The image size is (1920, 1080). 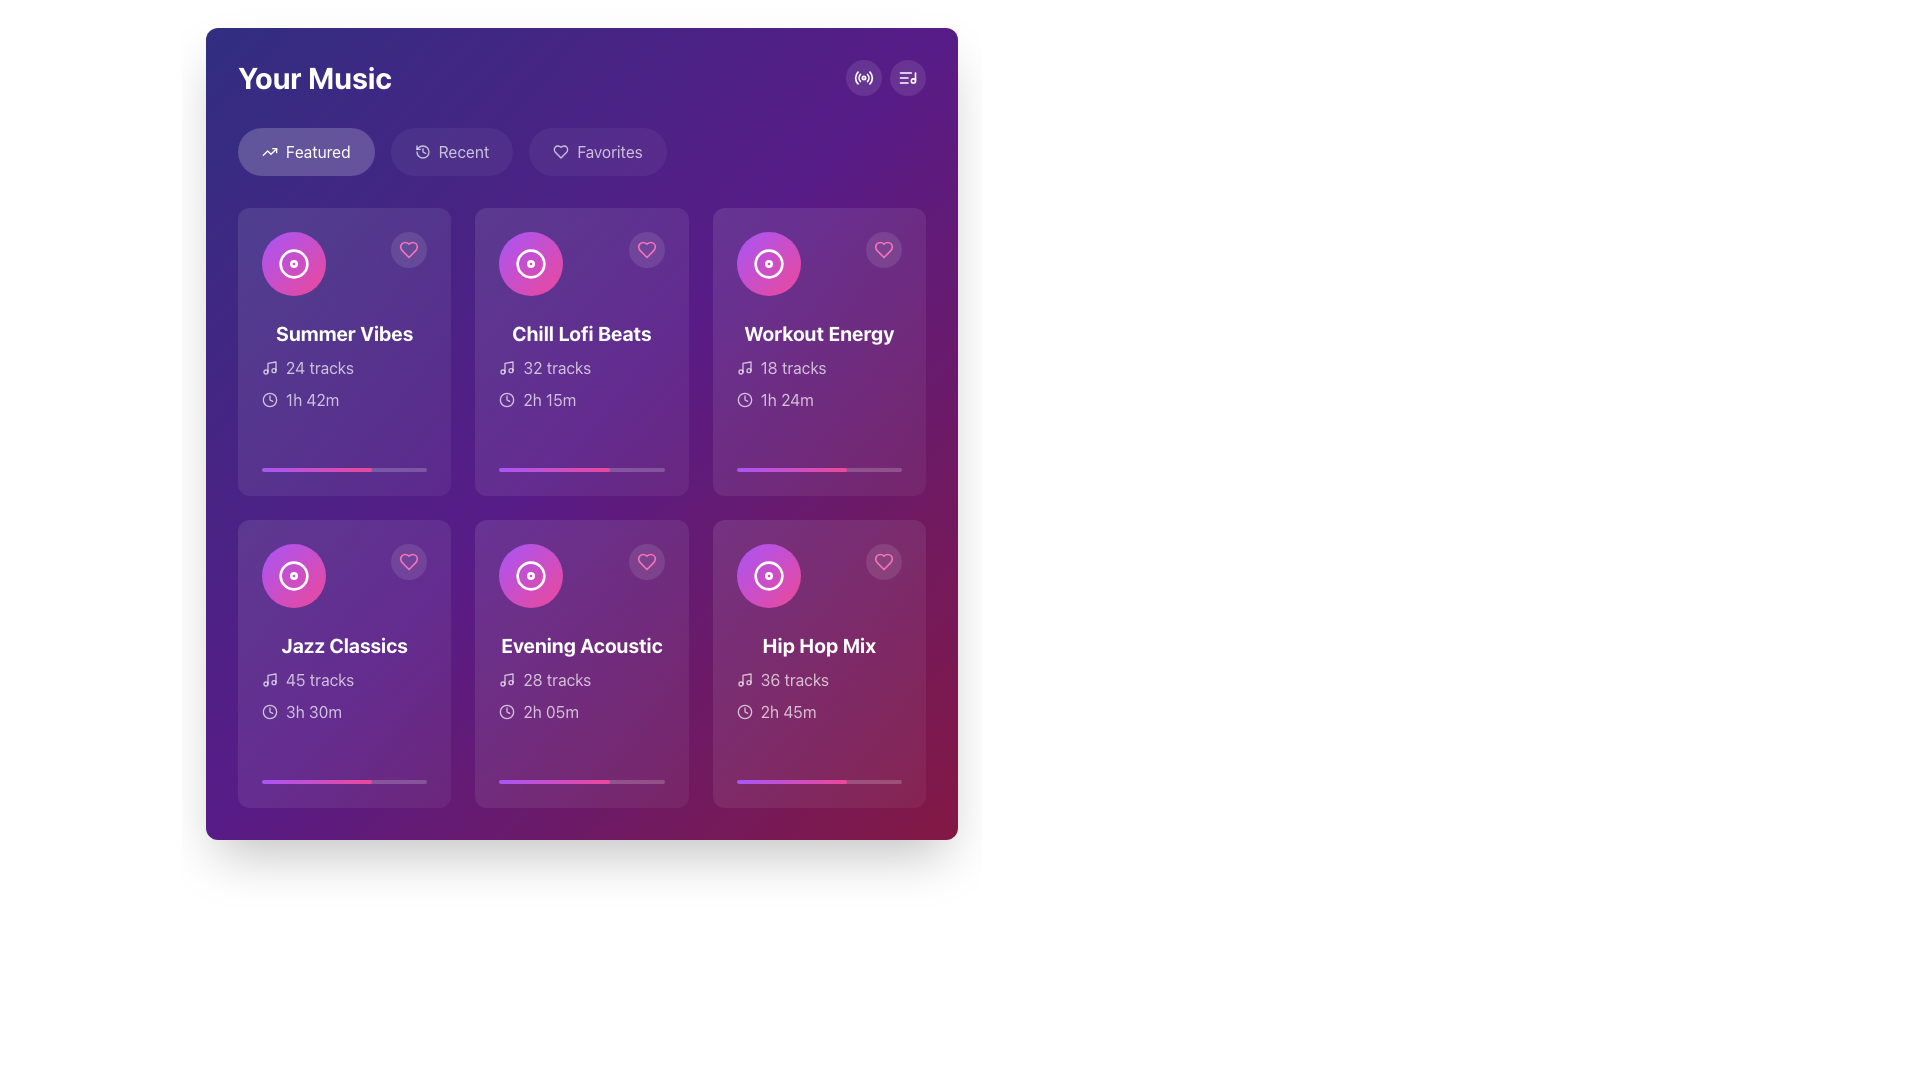 What do you see at coordinates (554, 470) in the screenshot?
I see `the progress bar representing the completion status of the 'Chill Lofi Beats' playlist by moving the cursor to its center` at bounding box center [554, 470].